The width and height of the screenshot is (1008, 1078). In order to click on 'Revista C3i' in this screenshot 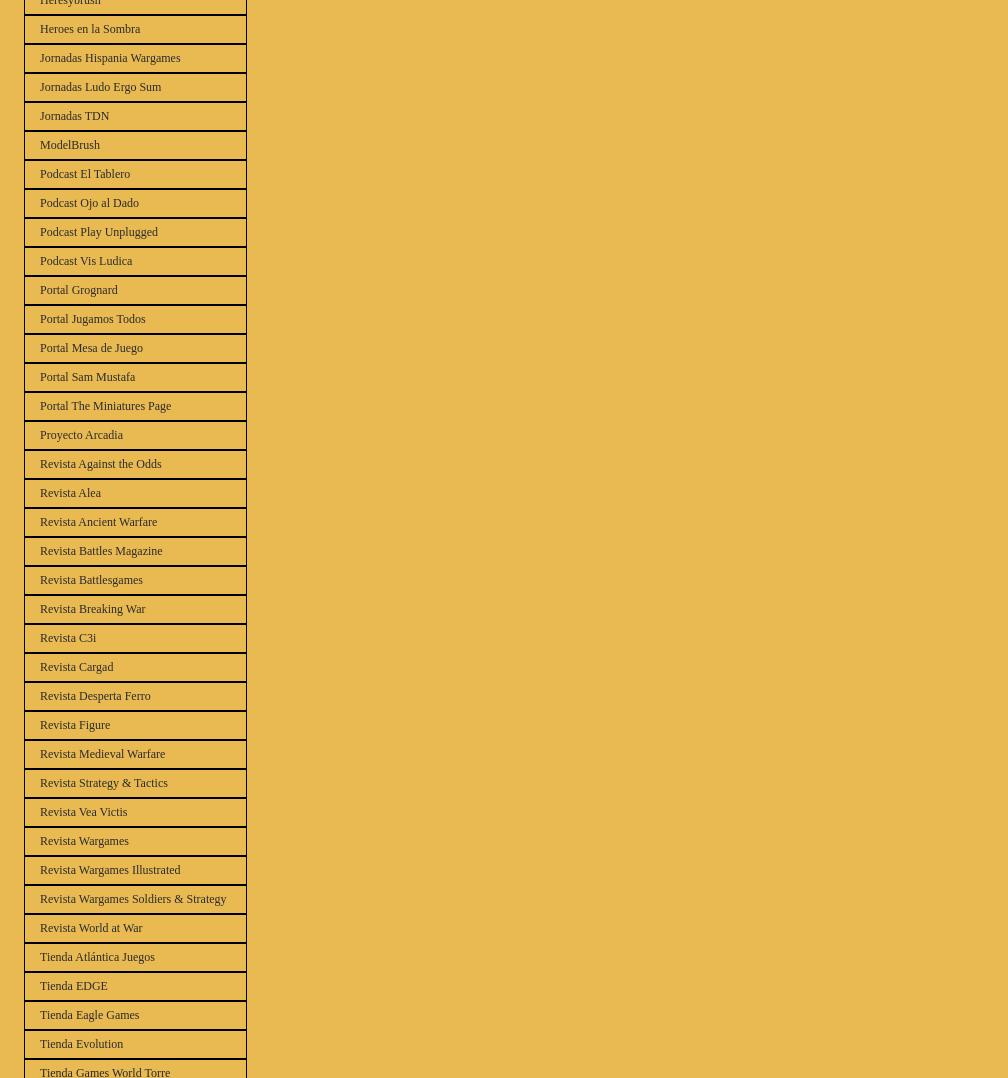, I will do `click(68, 636)`.